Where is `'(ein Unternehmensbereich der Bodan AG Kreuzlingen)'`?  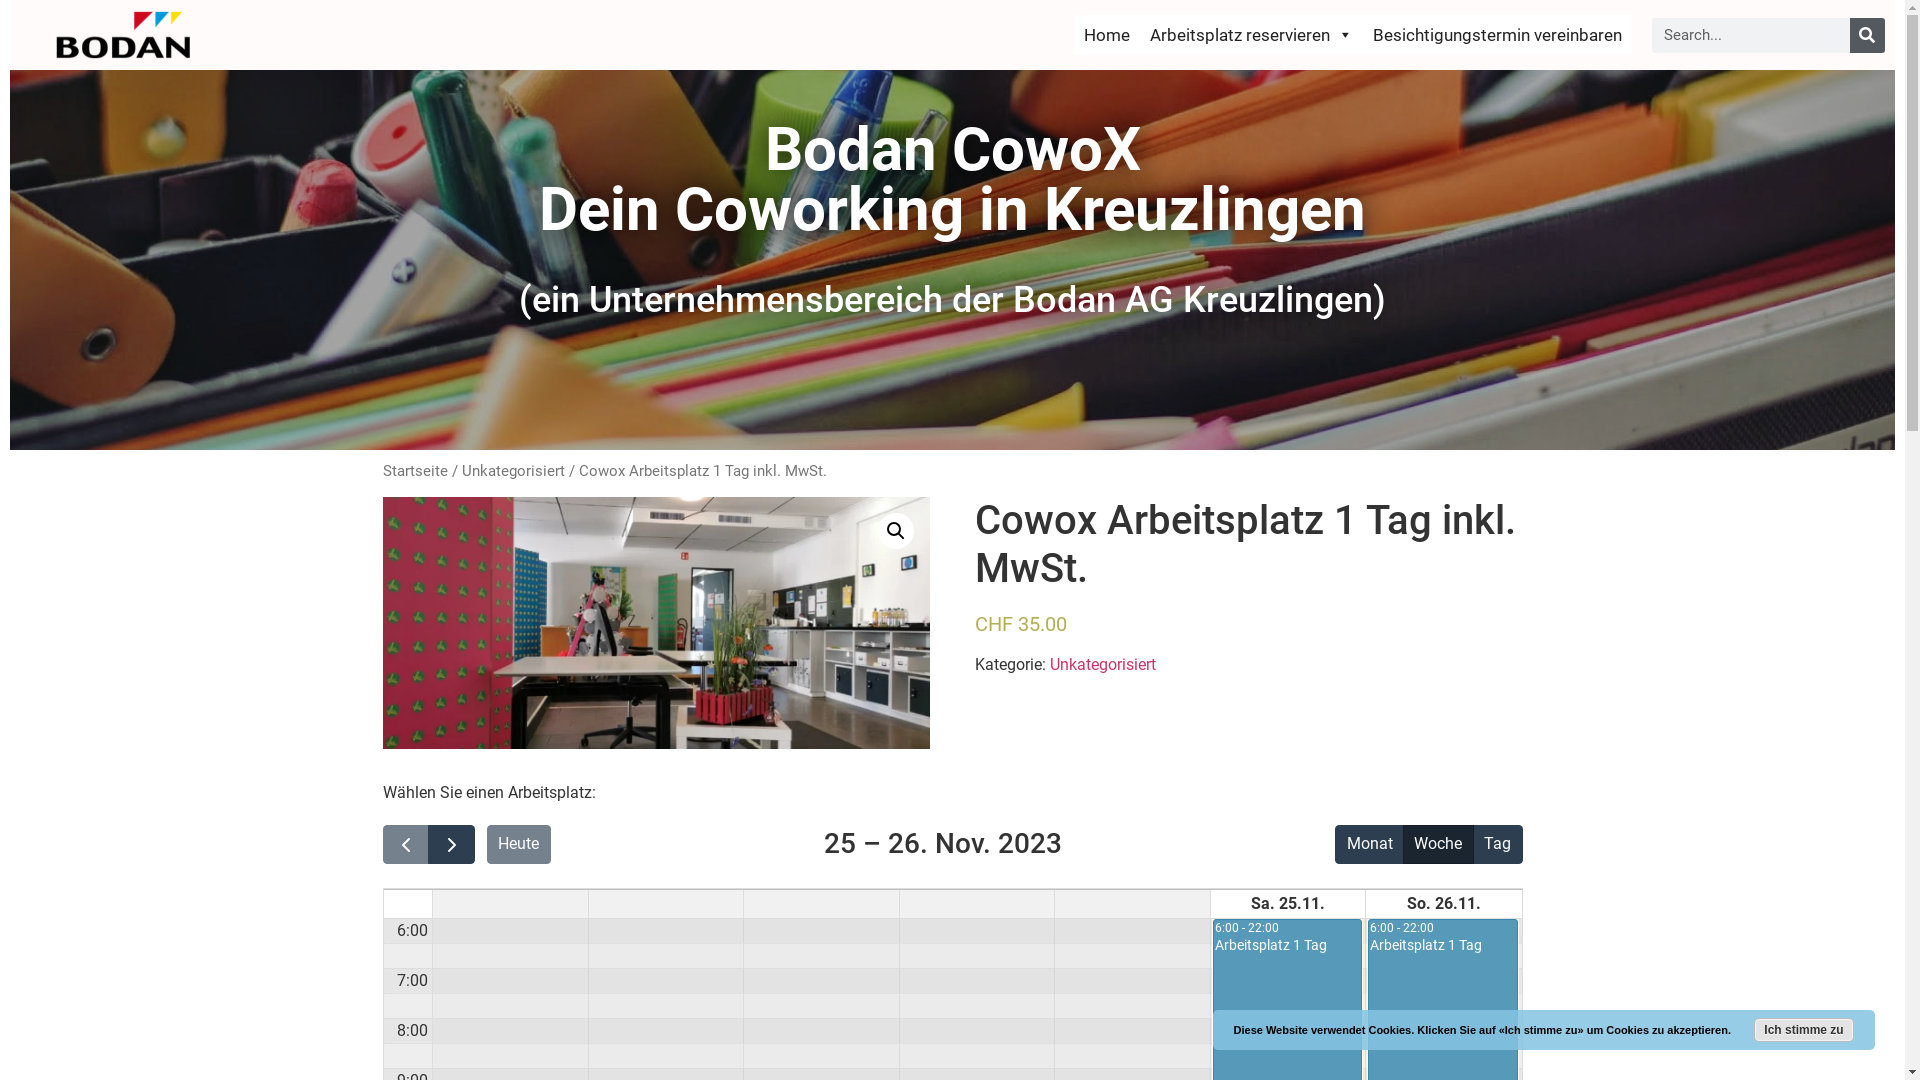
'(ein Unternehmensbereich der Bodan AG Kreuzlingen)' is located at coordinates (951, 300).